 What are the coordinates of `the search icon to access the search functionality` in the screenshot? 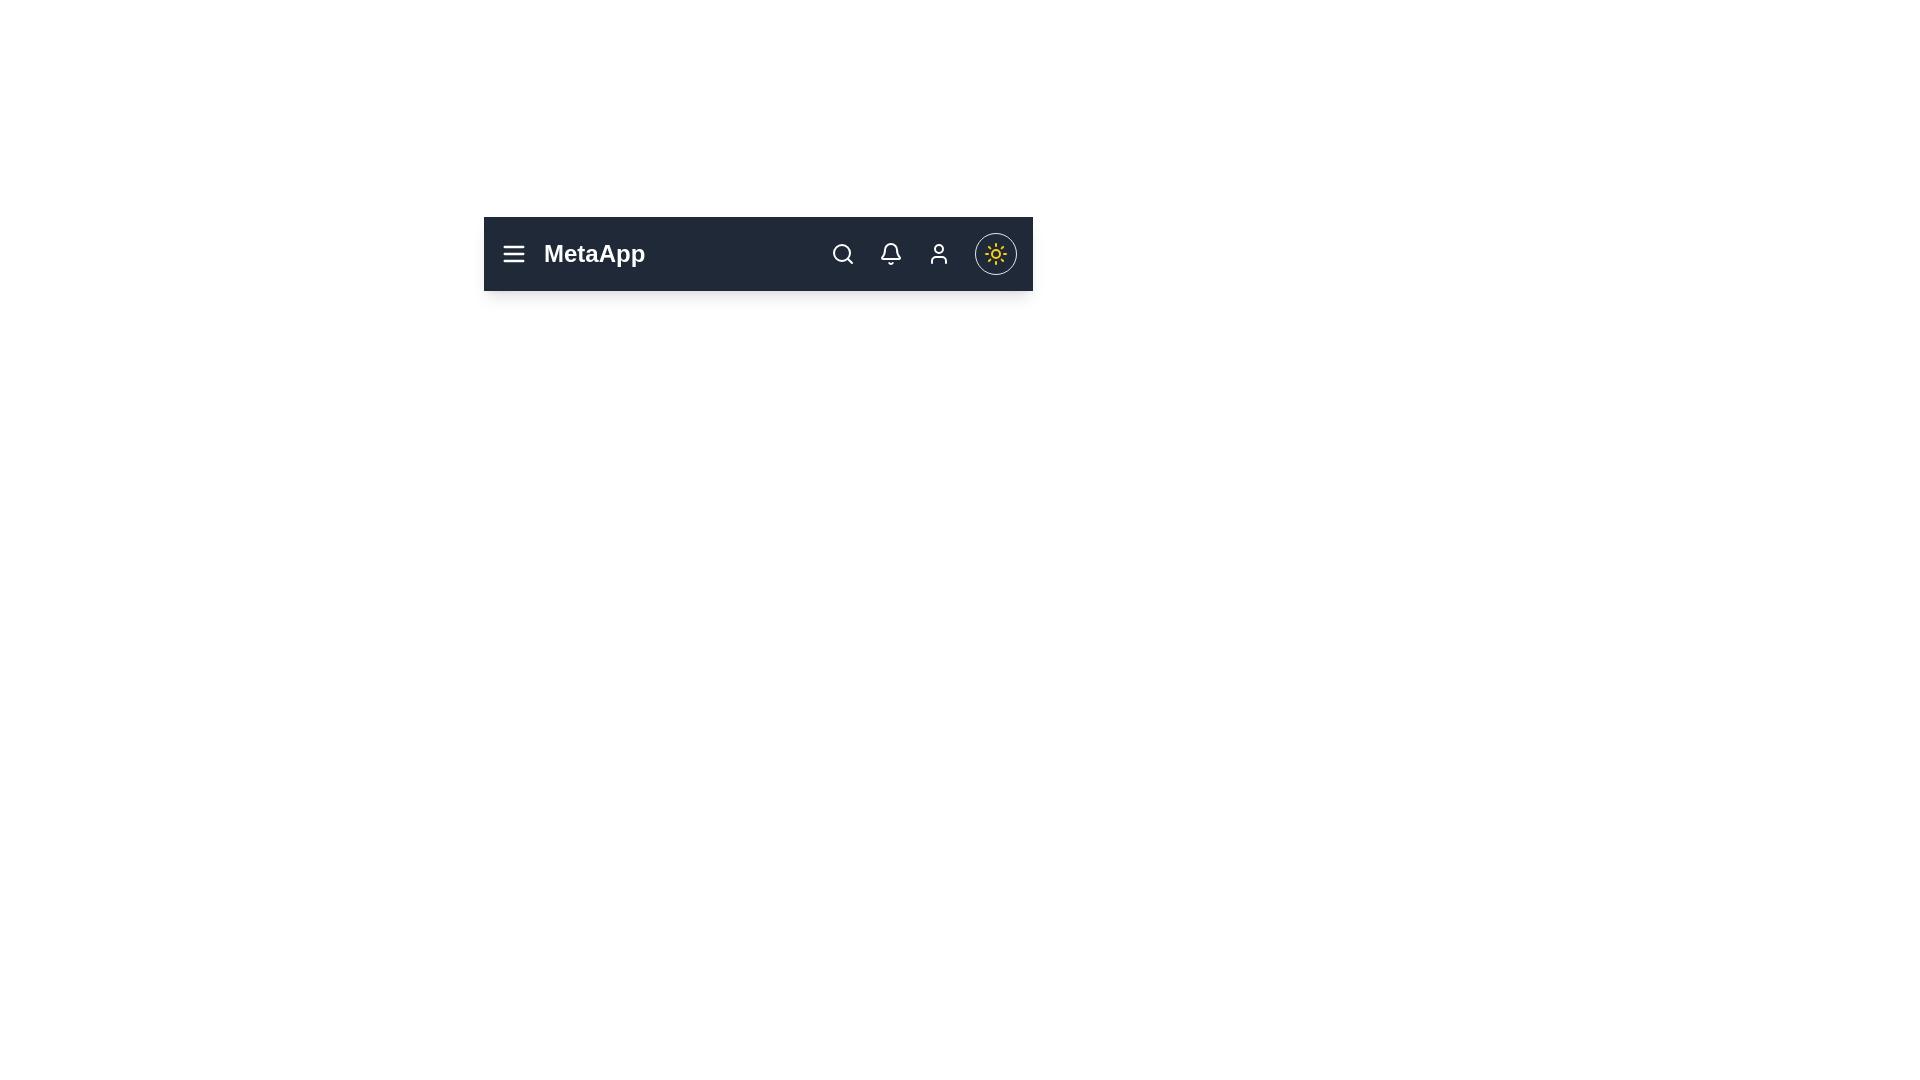 It's located at (843, 253).